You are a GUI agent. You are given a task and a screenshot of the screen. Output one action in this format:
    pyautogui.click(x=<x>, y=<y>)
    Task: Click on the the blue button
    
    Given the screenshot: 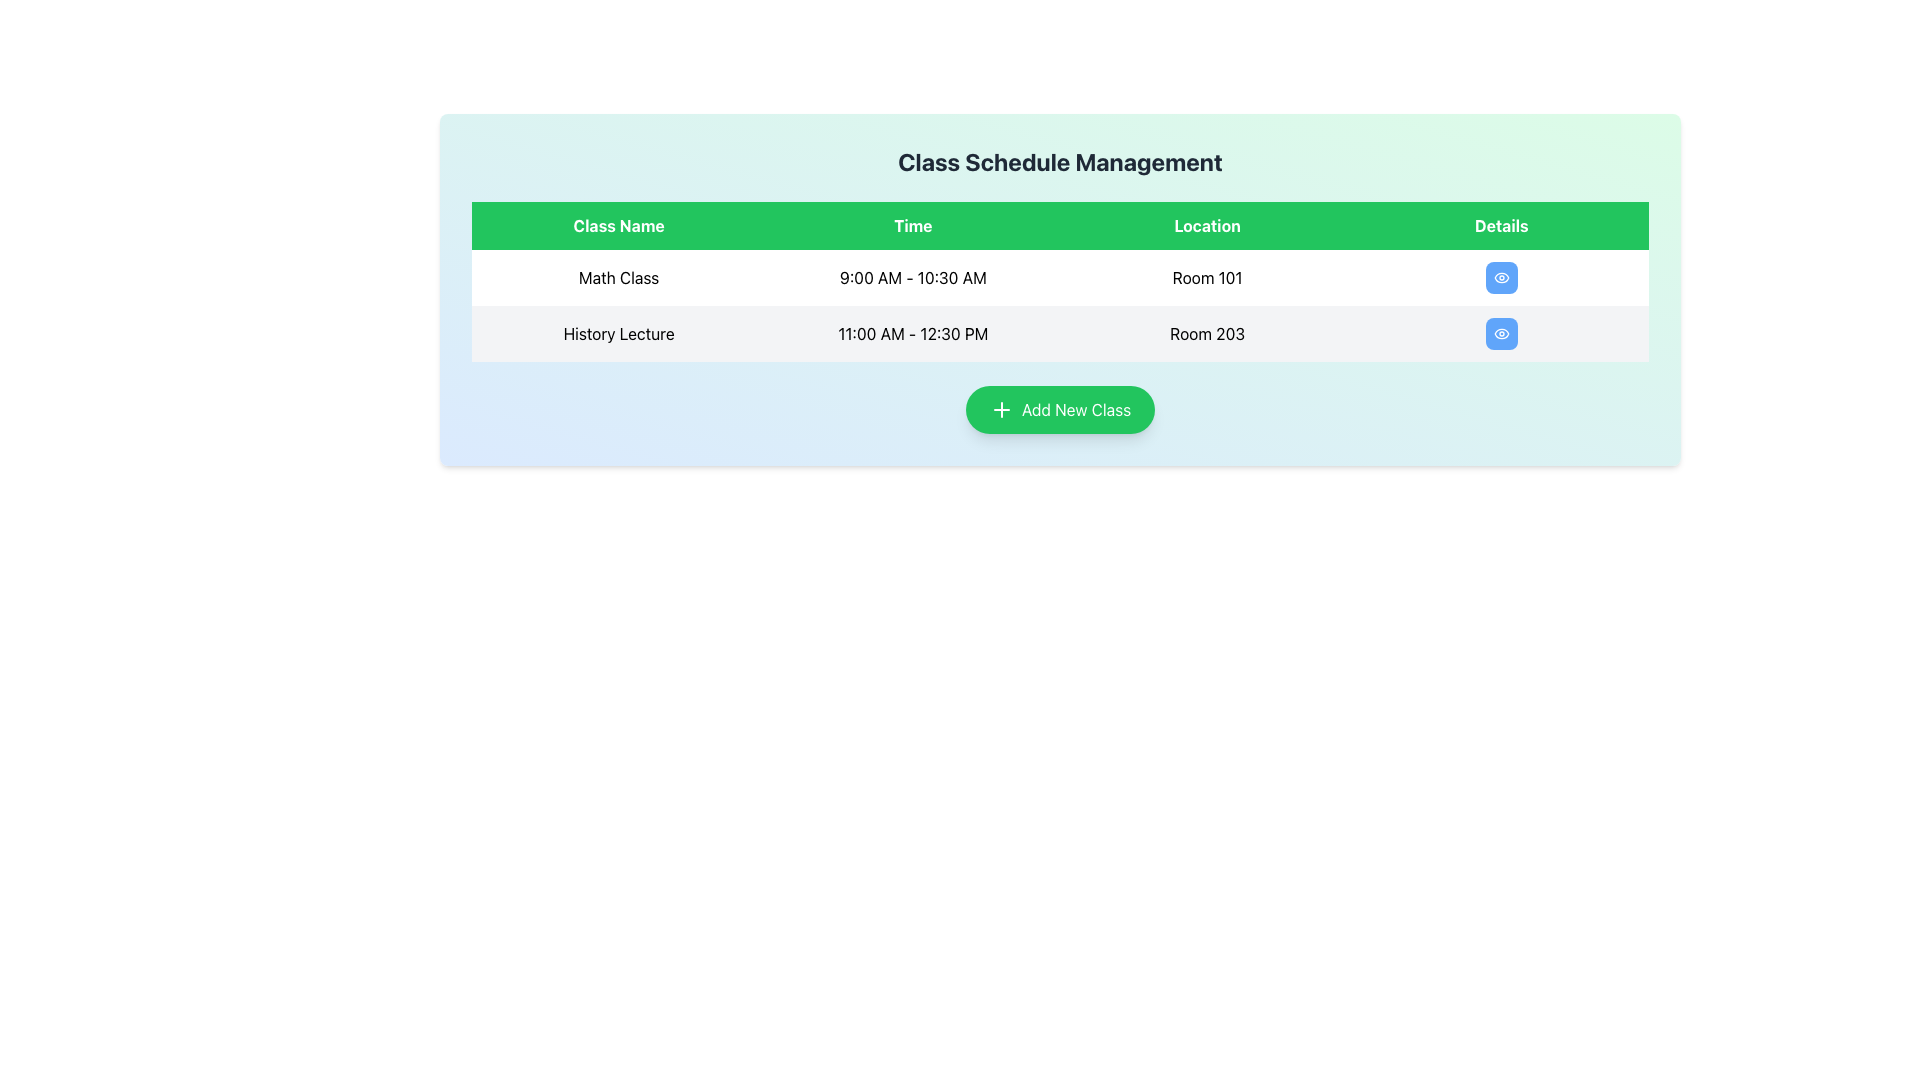 What is the action you would take?
    pyautogui.click(x=1501, y=277)
    